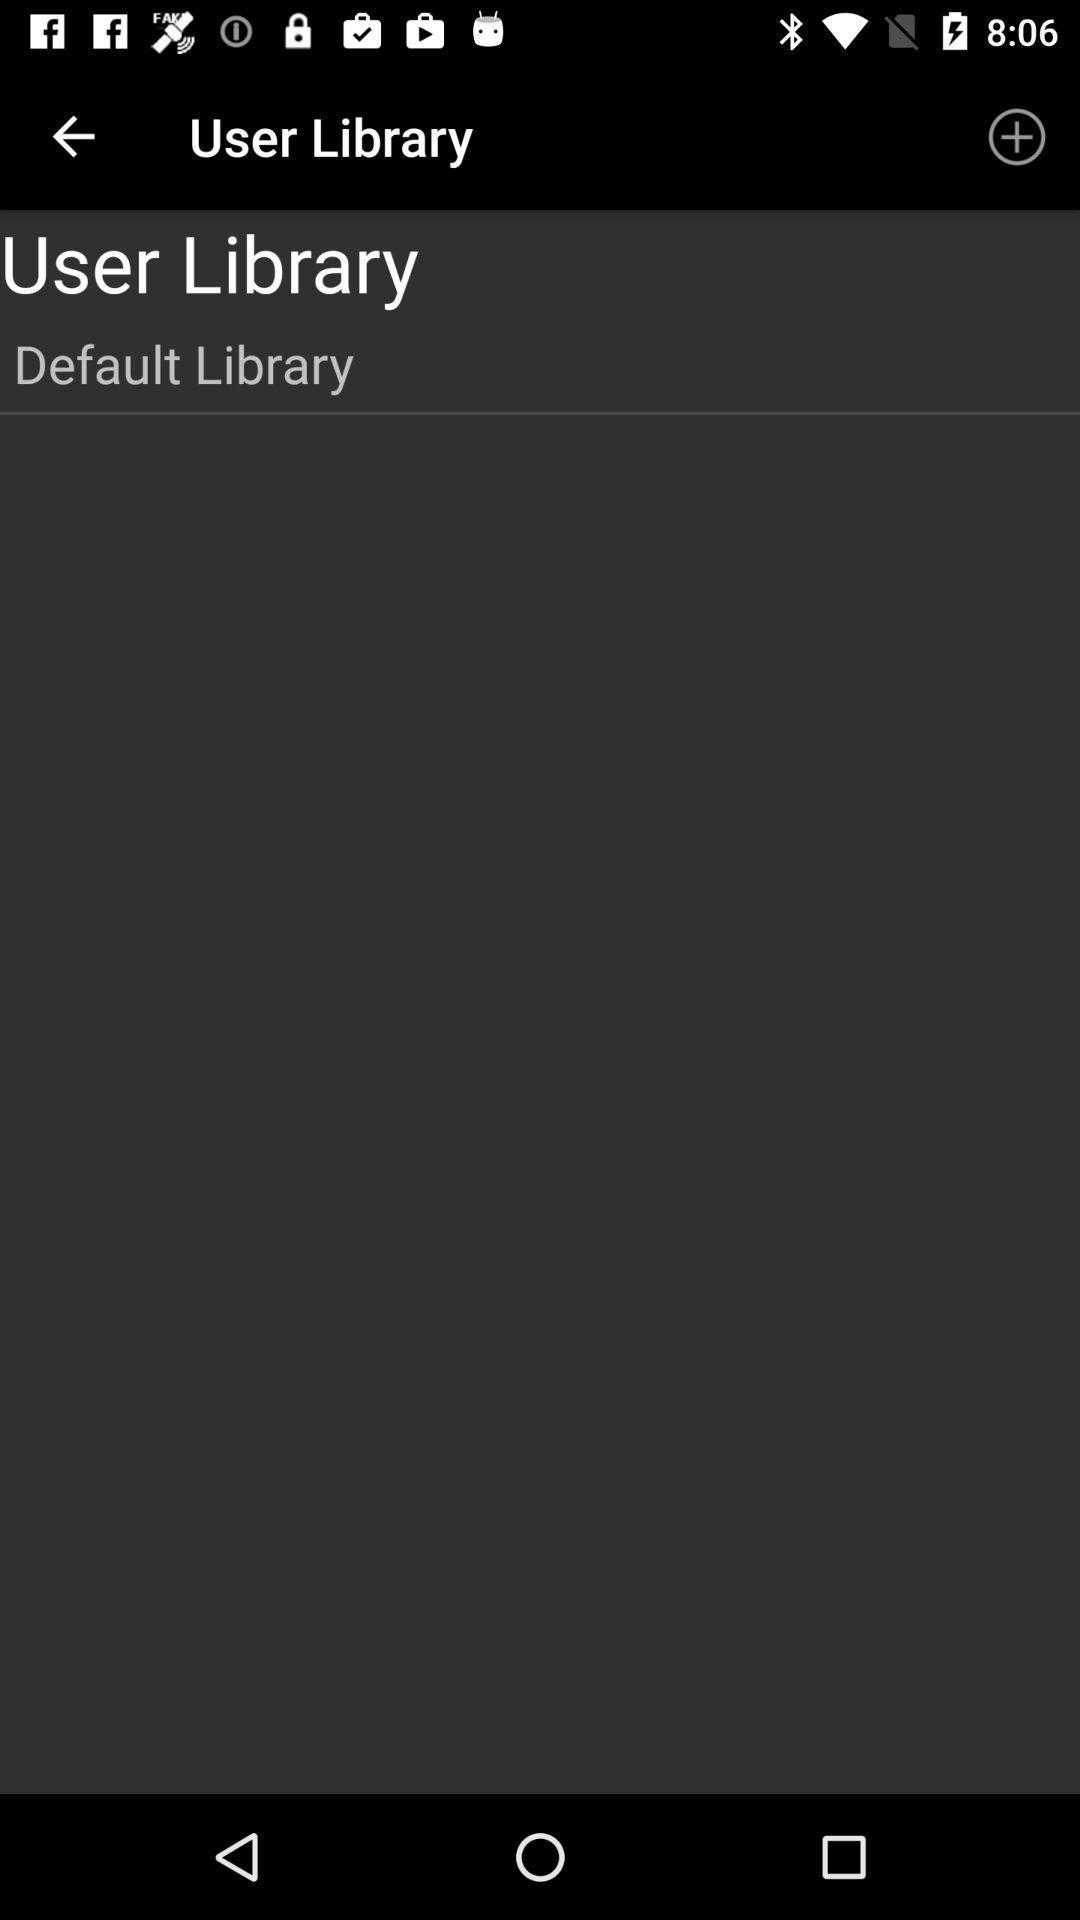 The image size is (1080, 1920). I want to click on item below the user library icon, so click(540, 363).